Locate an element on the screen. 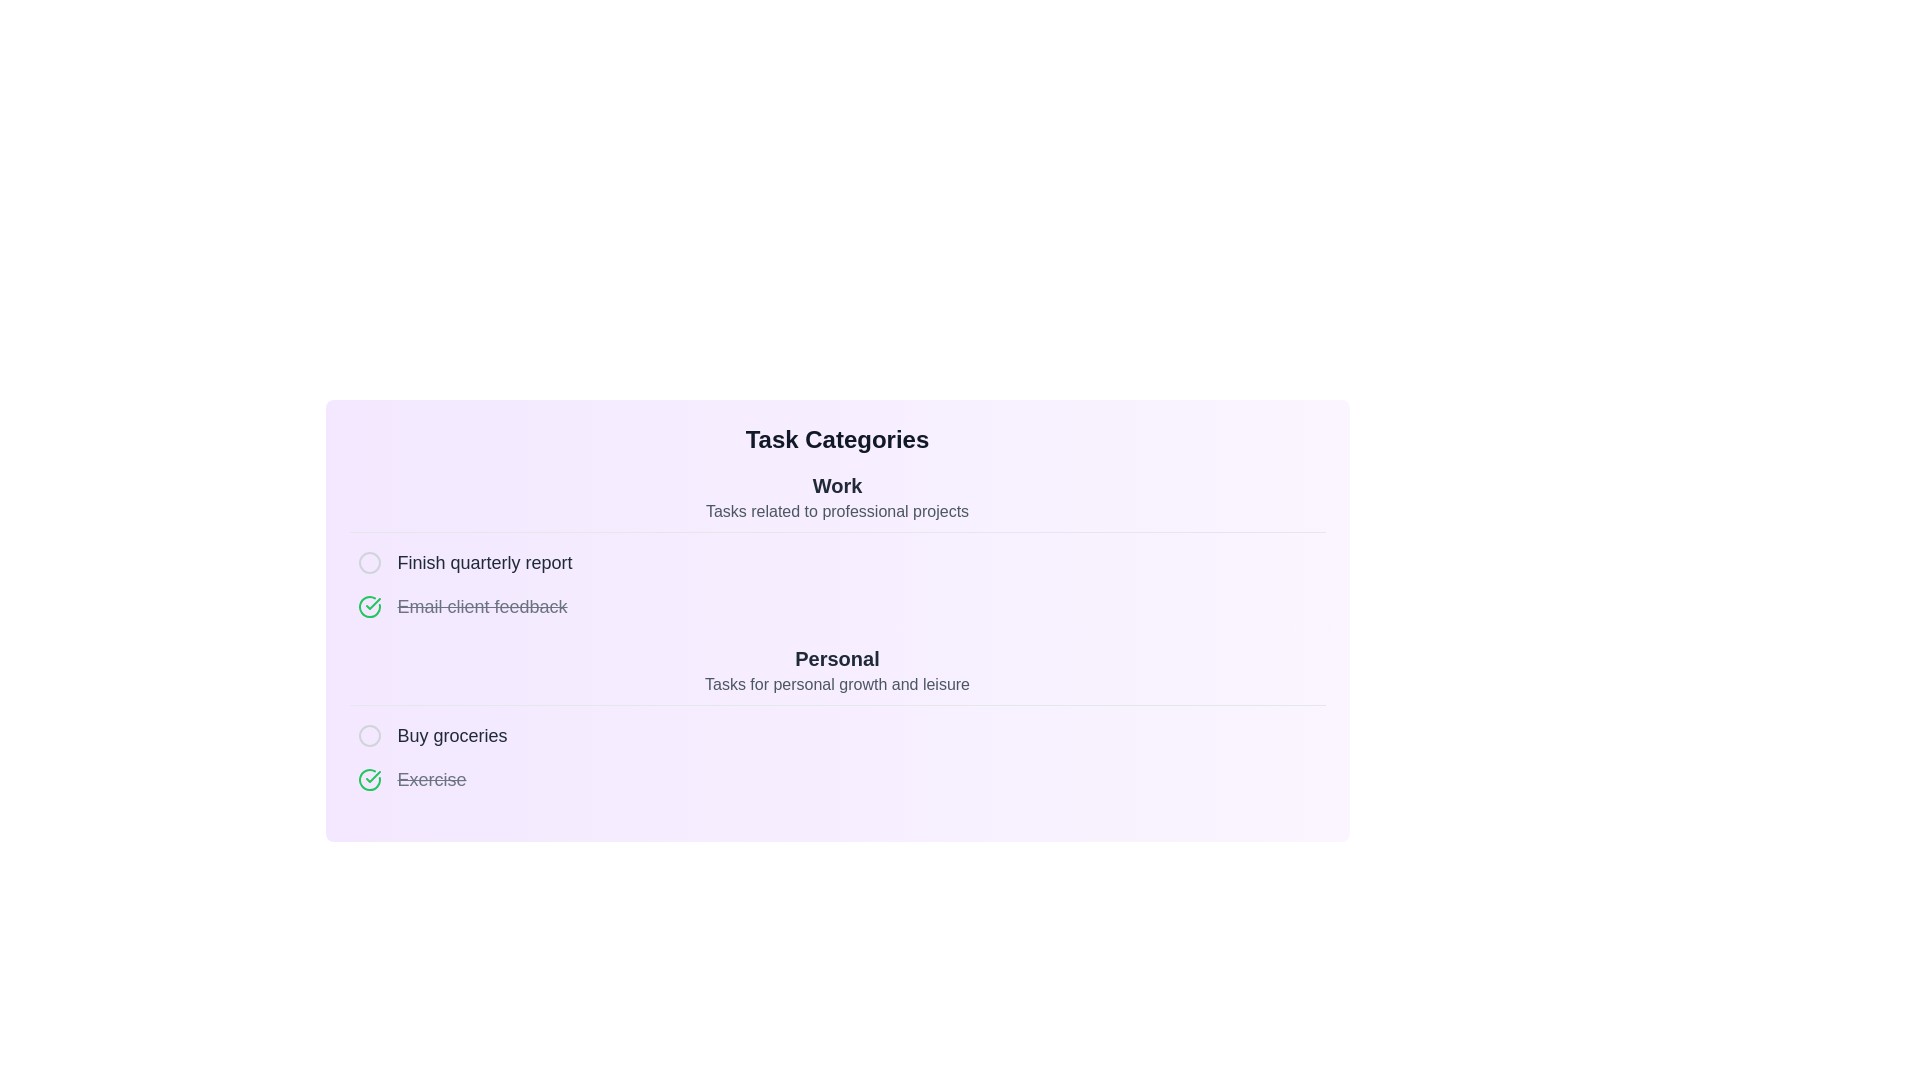 Image resolution: width=1920 pixels, height=1080 pixels. the checkbox for the task 'Buy groceries' is located at coordinates (369, 736).